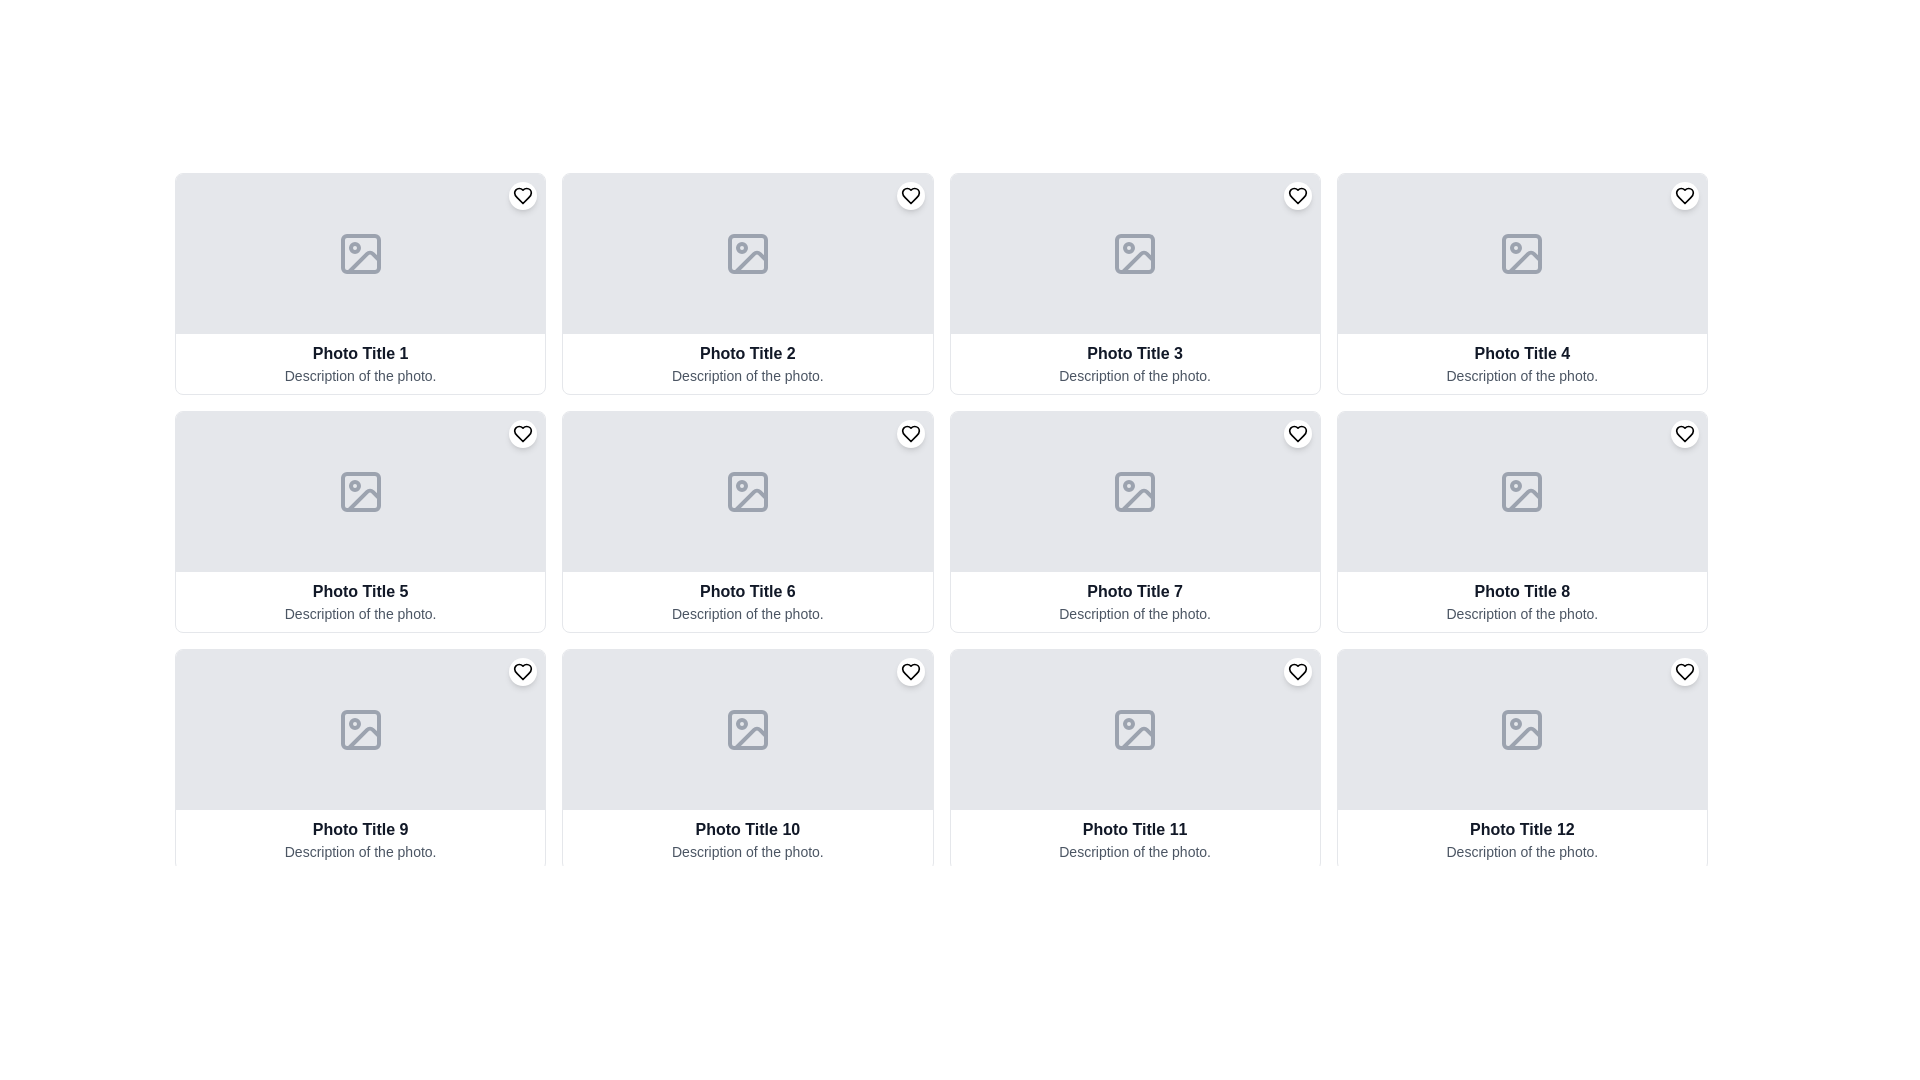 The image size is (1920, 1080). What do you see at coordinates (1135, 253) in the screenshot?
I see `the SVG image icon representing an image placeholder located in the card labeled 'Photo Title 3' in the first row, third column of the grid layout` at bounding box center [1135, 253].